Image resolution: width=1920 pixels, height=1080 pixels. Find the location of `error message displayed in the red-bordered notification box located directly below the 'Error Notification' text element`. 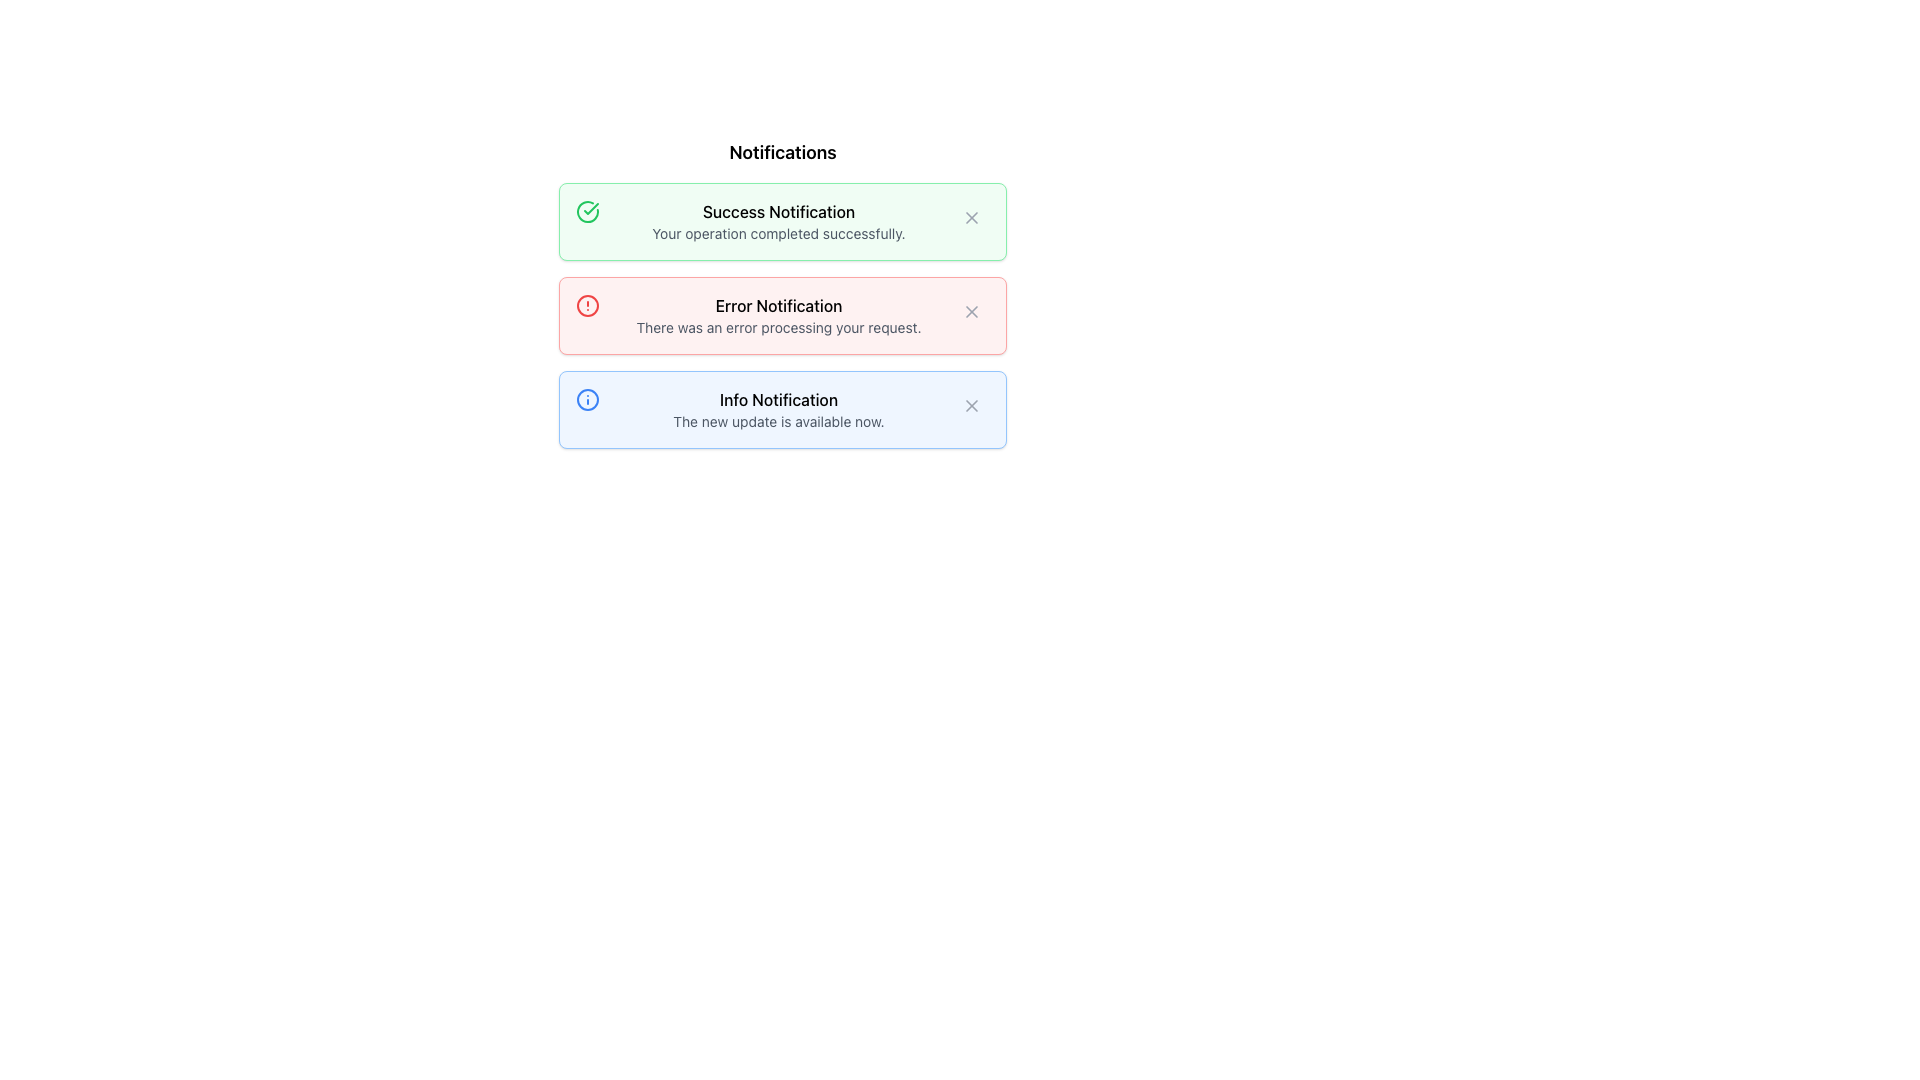

error message displayed in the red-bordered notification box located directly below the 'Error Notification' text element is located at coordinates (777, 326).